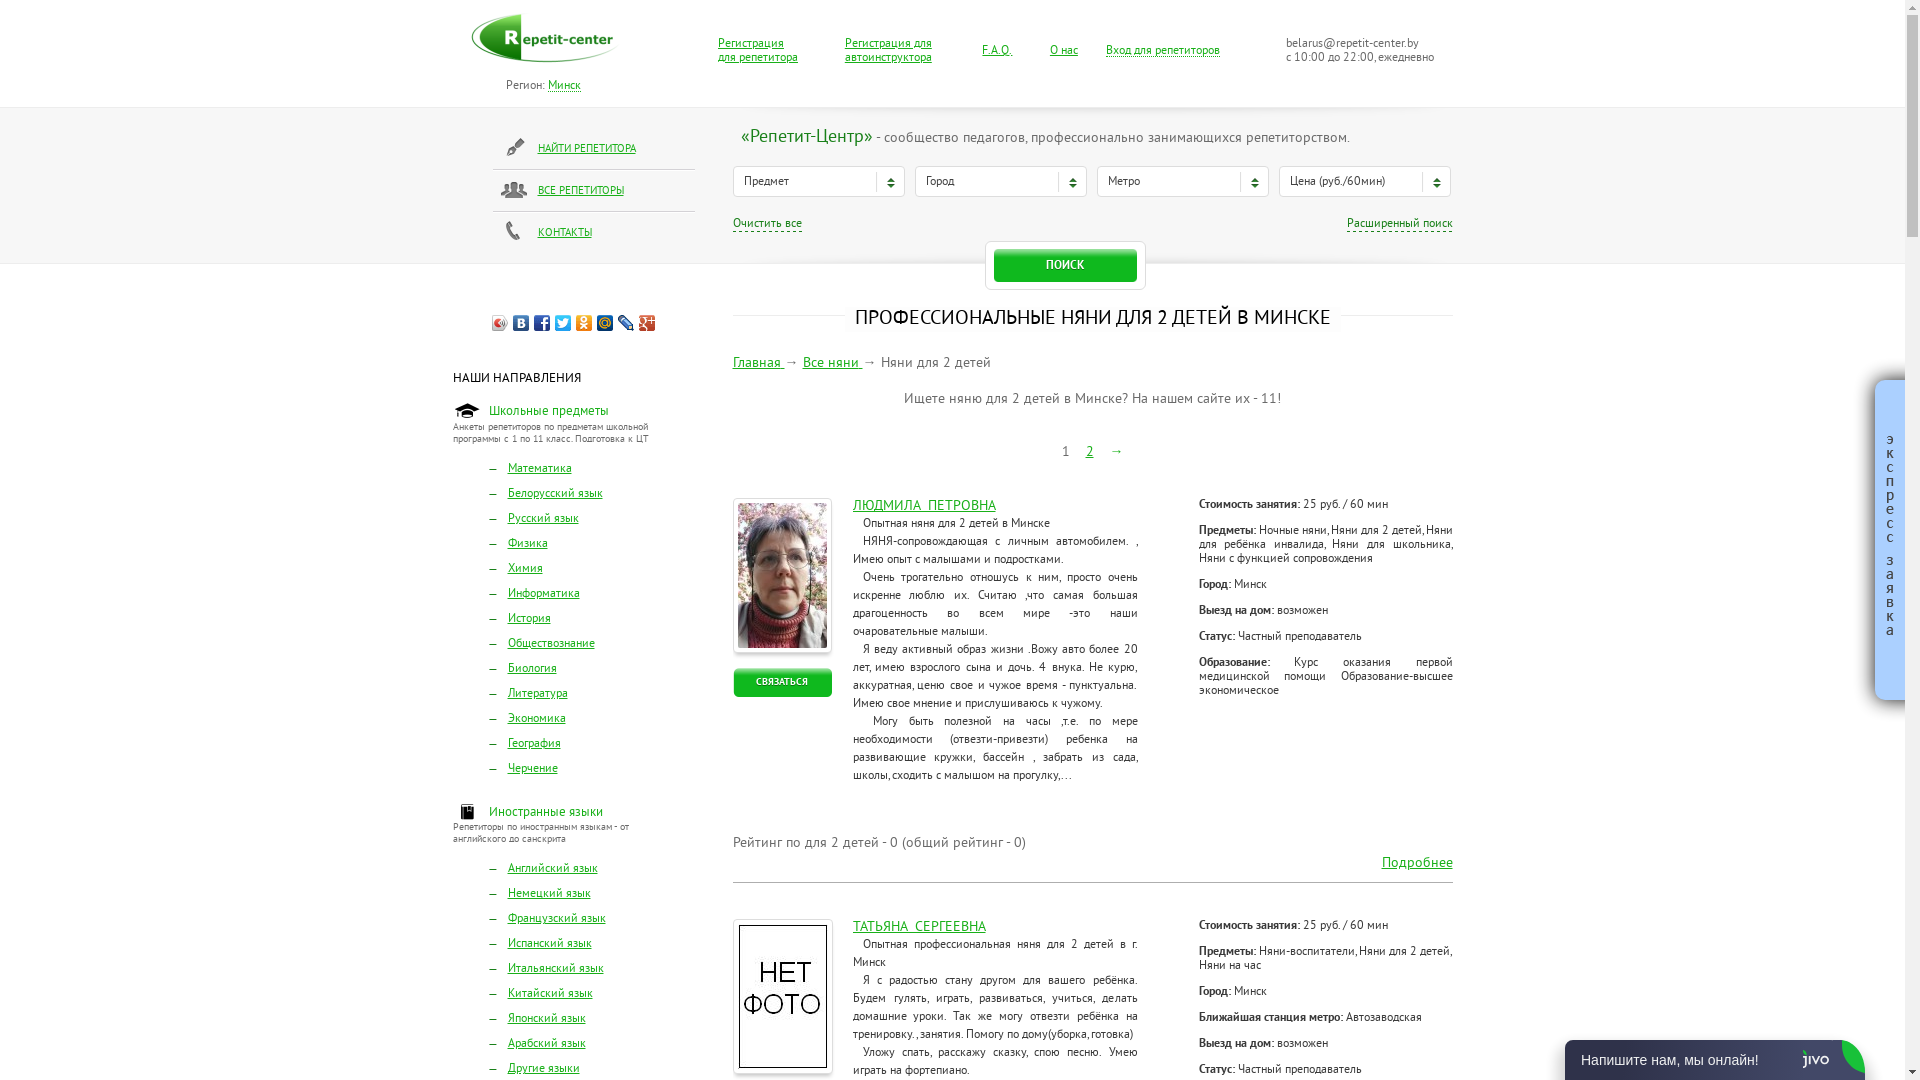 The width and height of the screenshot is (1920, 1080). What do you see at coordinates (1088, 452) in the screenshot?
I see `'2'` at bounding box center [1088, 452].